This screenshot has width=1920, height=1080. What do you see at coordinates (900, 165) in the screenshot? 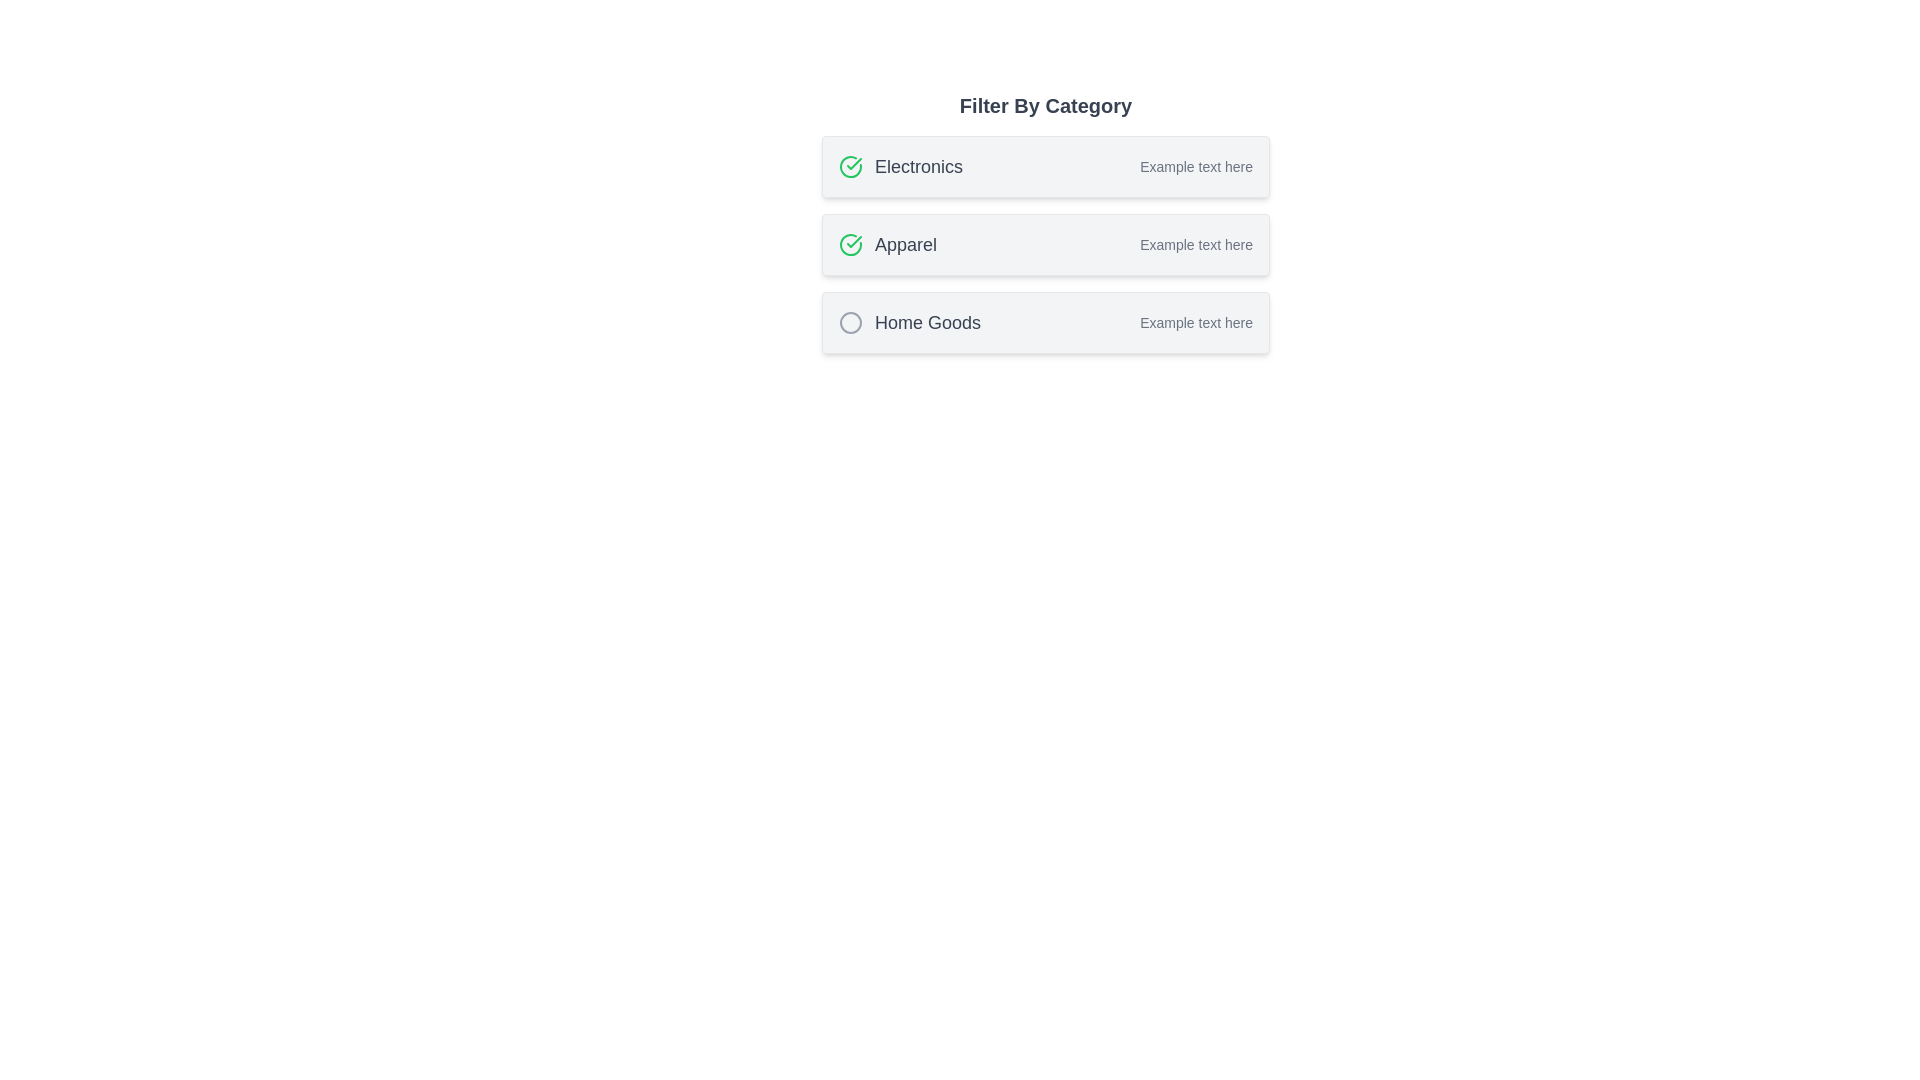
I see `text label 'Electronics' which is the first entry in the 'Filter By Category' section, located adjacent to a green checkmark icon and a description labeled 'Example text here'` at bounding box center [900, 165].